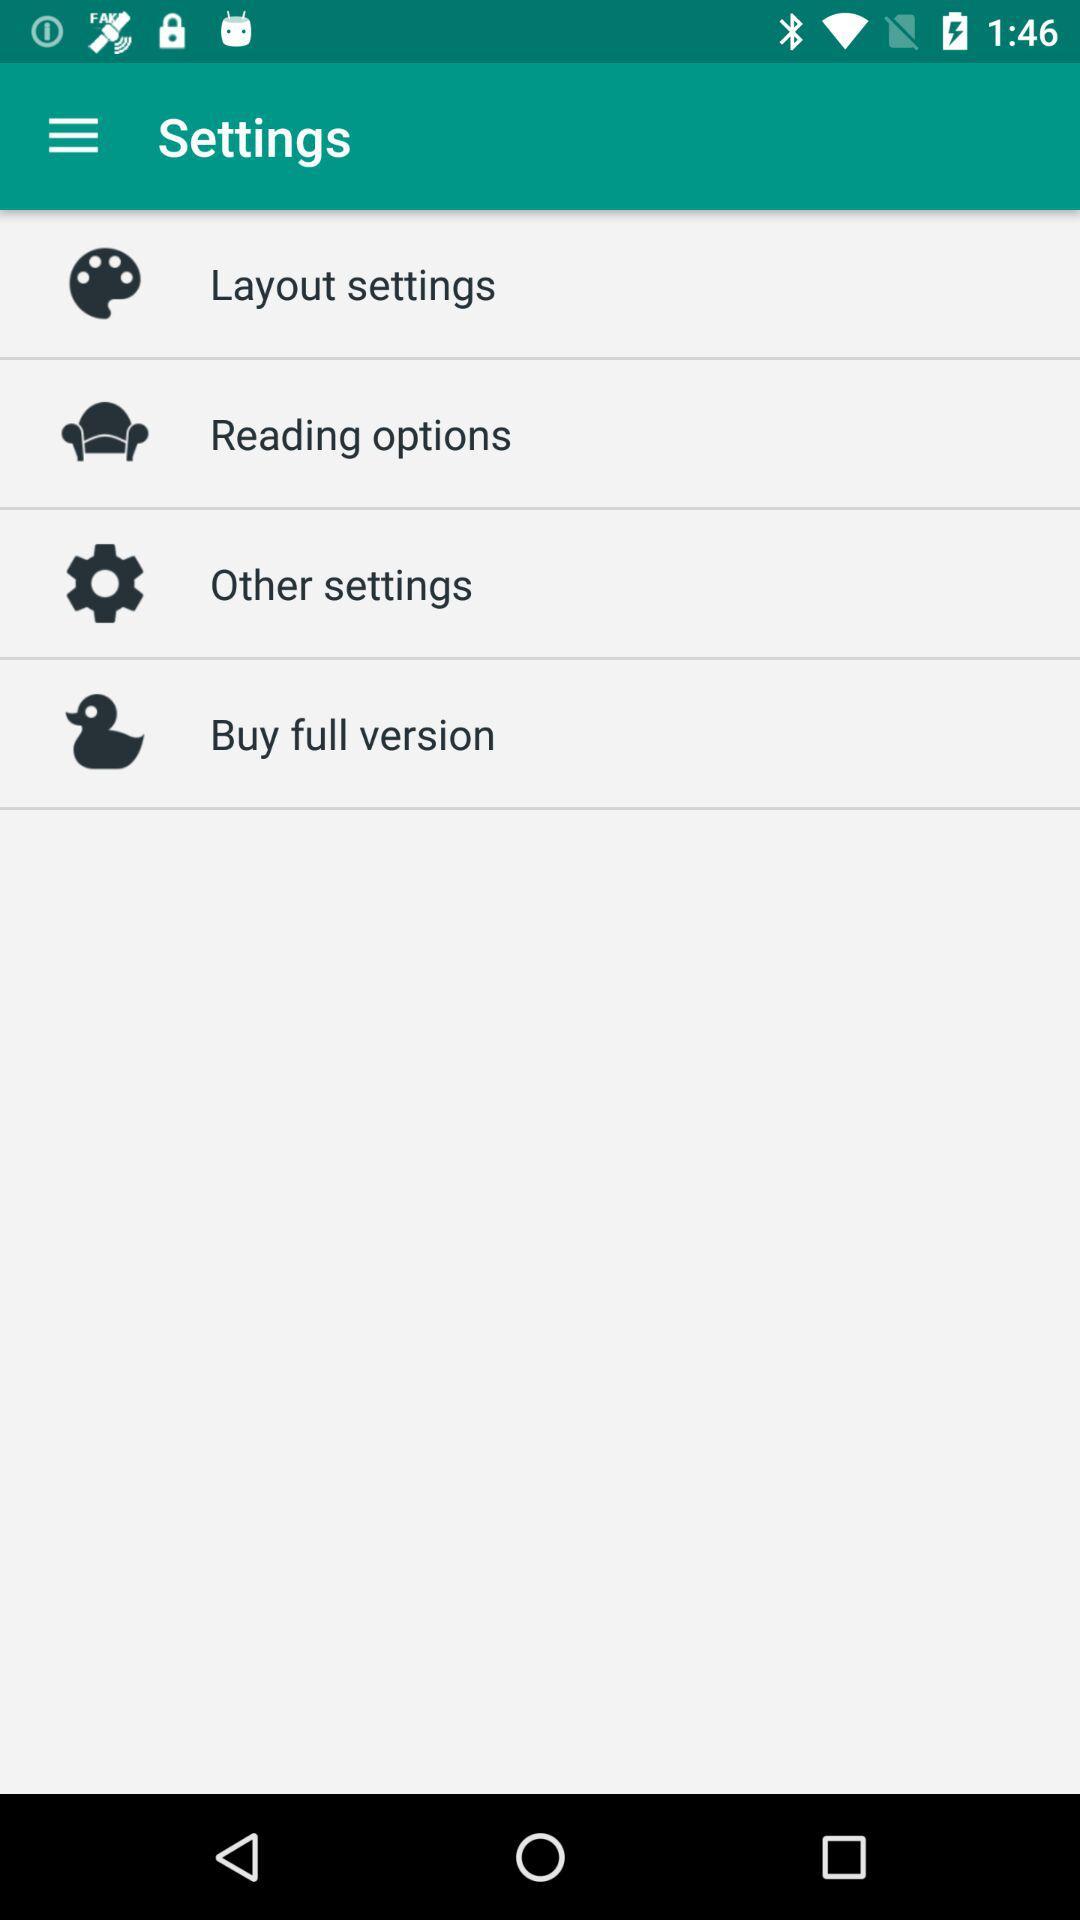 Image resolution: width=1080 pixels, height=1920 pixels. What do you see at coordinates (340, 582) in the screenshot?
I see `the item above buy full version` at bounding box center [340, 582].